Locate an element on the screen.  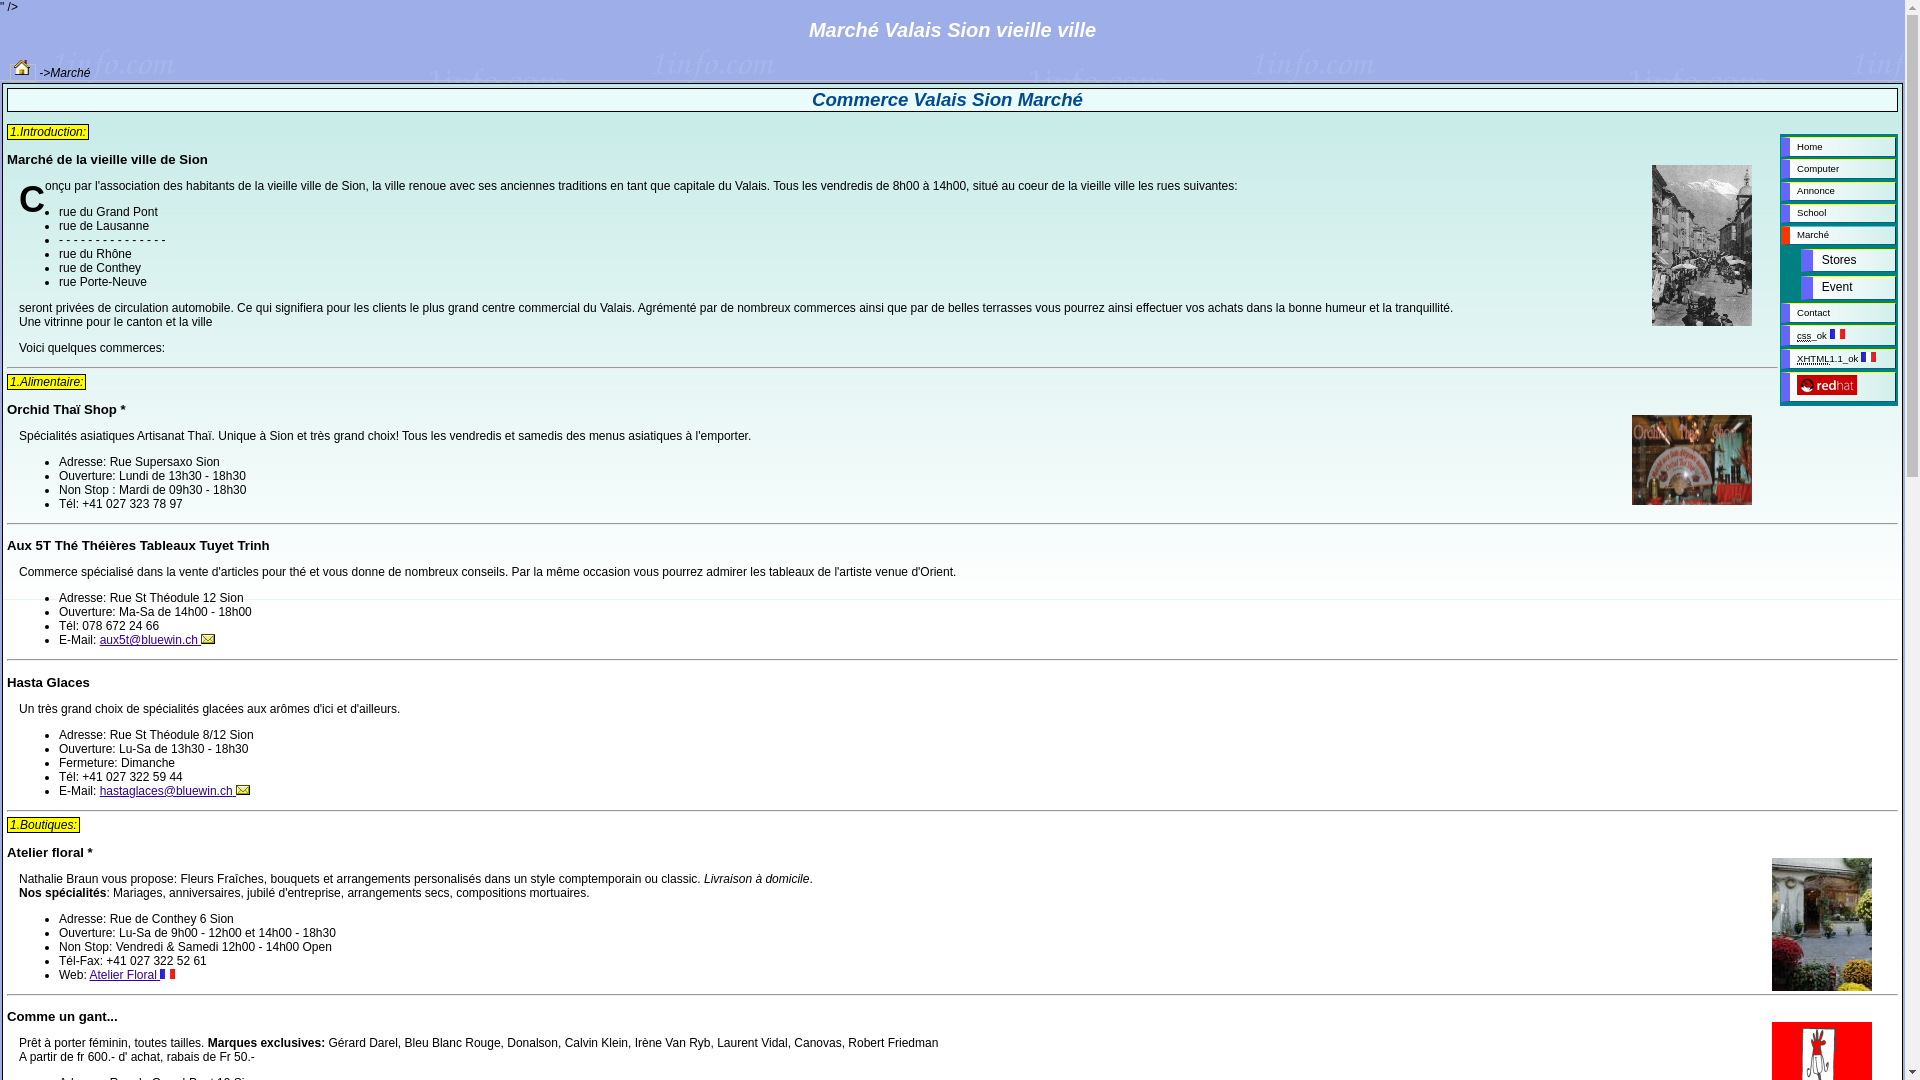
'School' is located at coordinates (1838, 213).